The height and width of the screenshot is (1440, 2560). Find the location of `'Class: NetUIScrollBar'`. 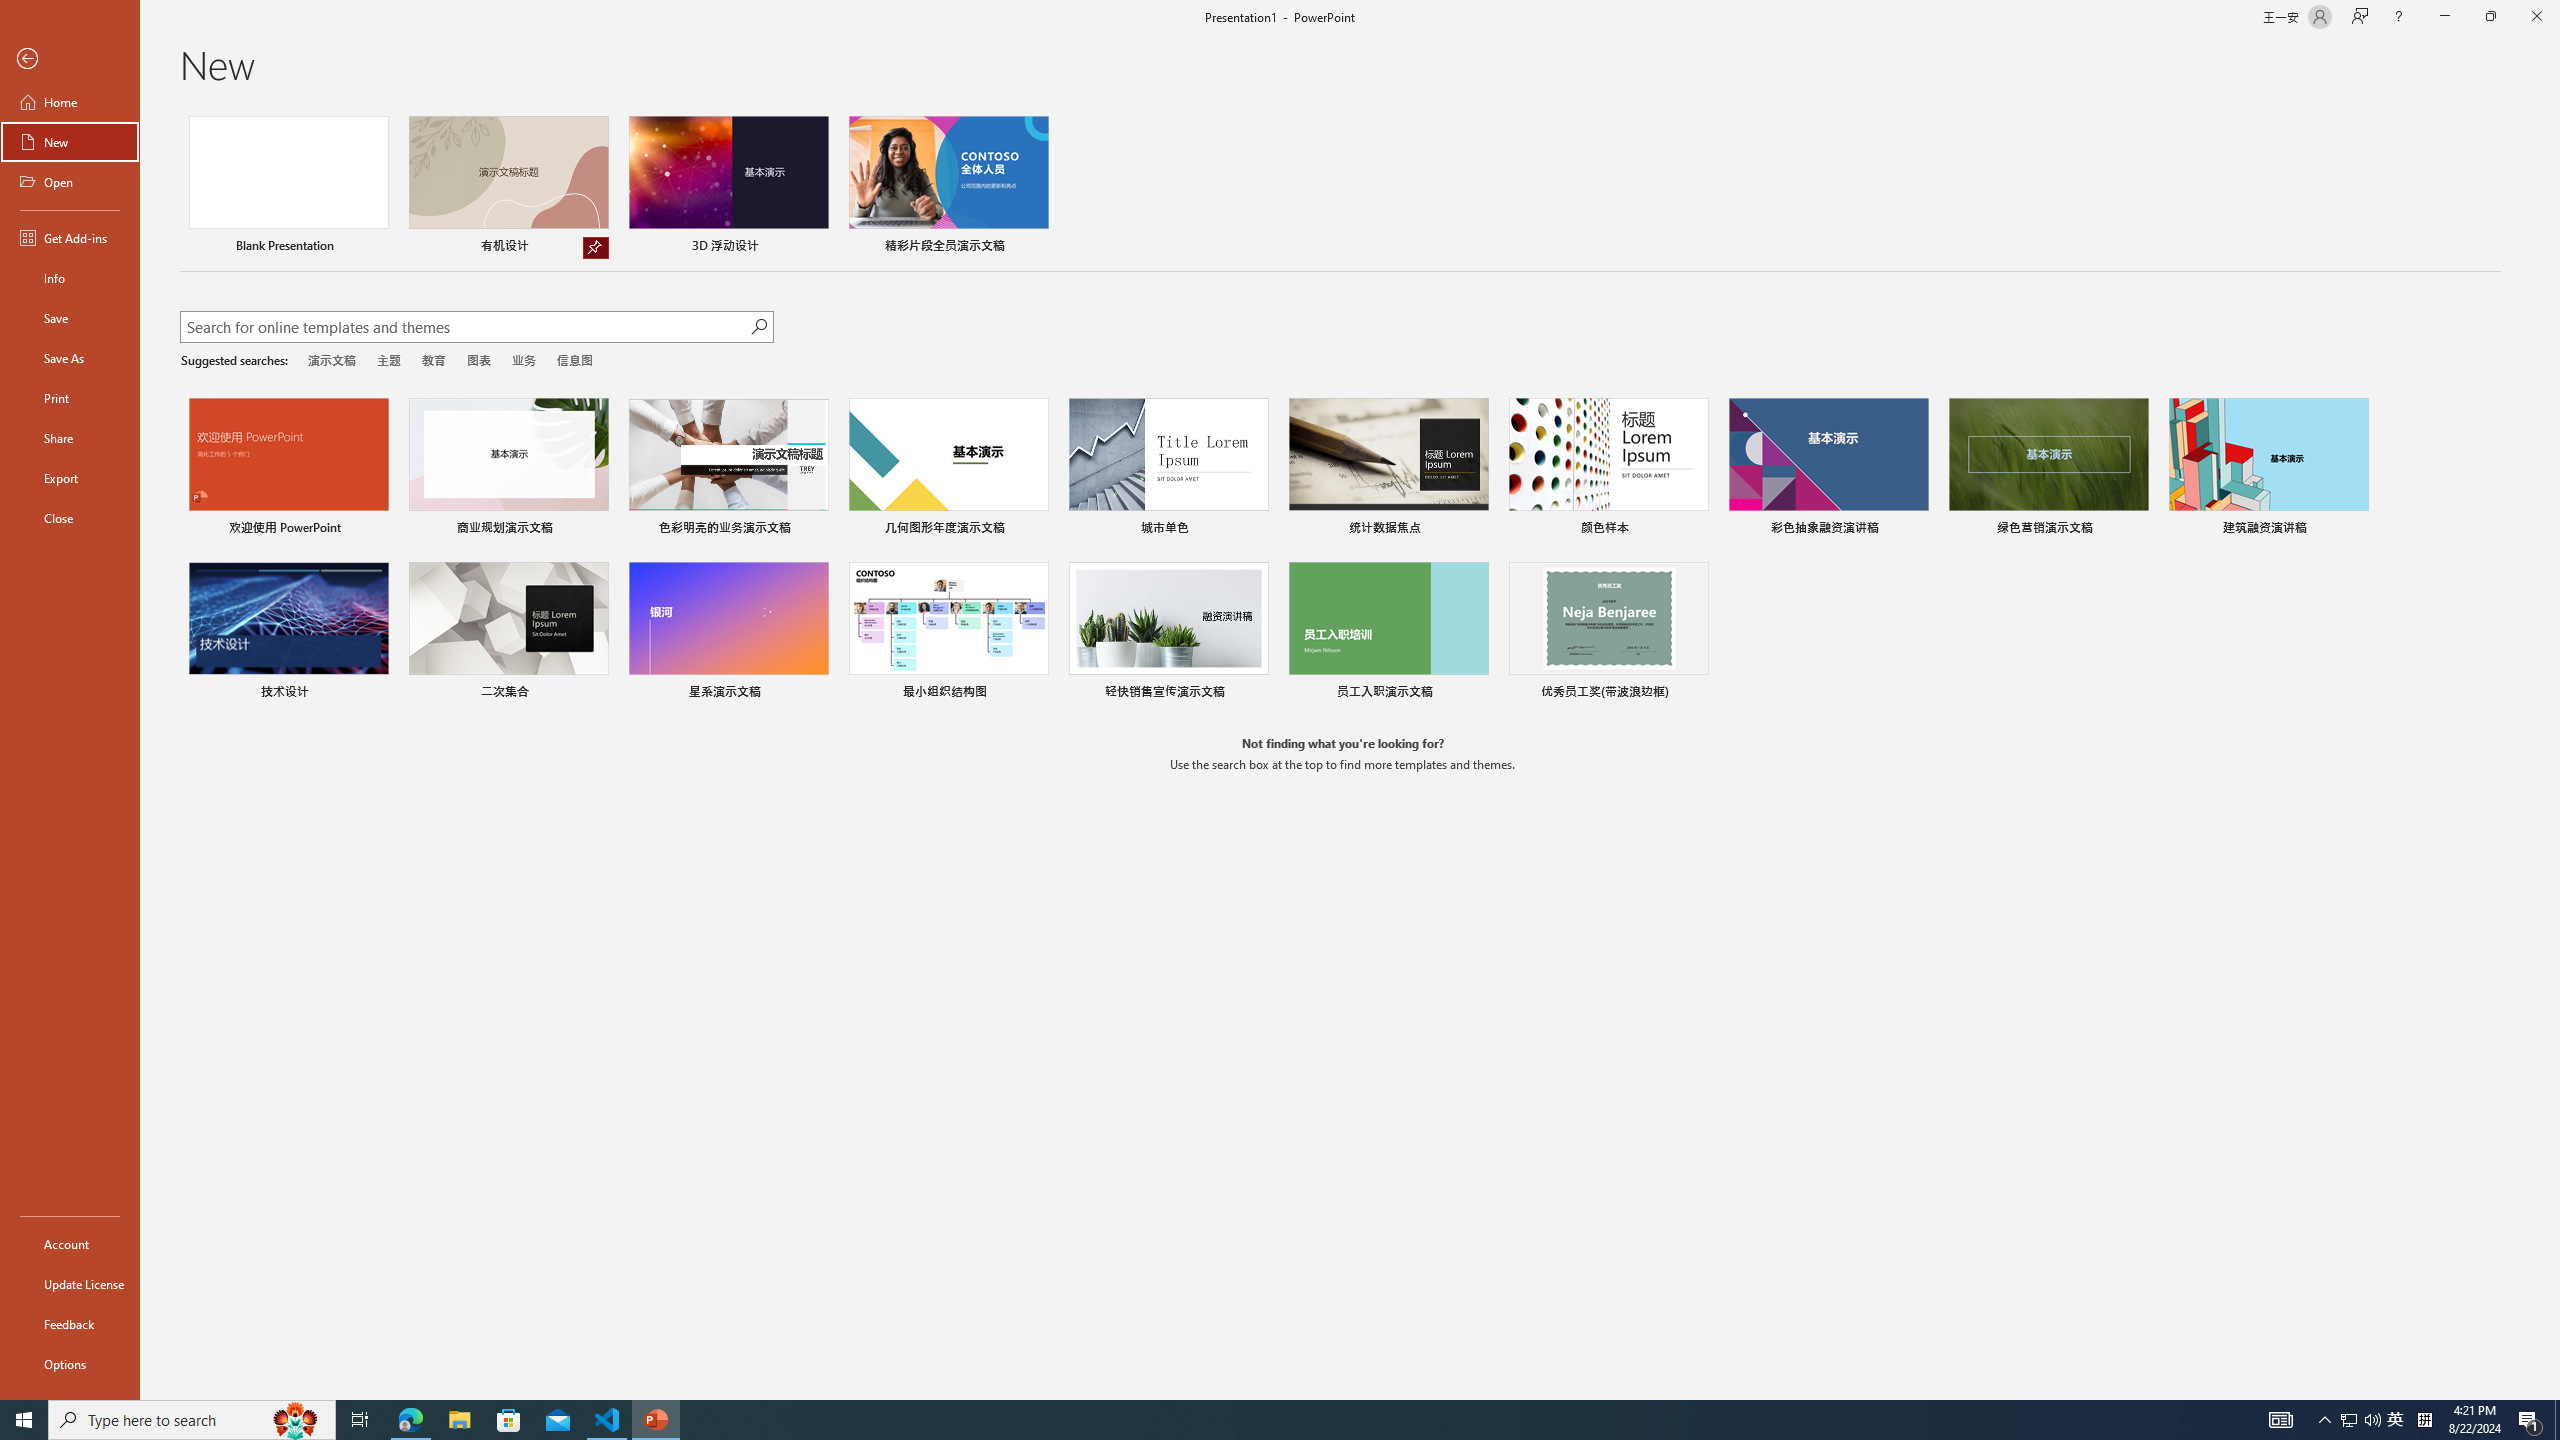

'Class: NetUIScrollBar' is located at coordinates (2551, 752).